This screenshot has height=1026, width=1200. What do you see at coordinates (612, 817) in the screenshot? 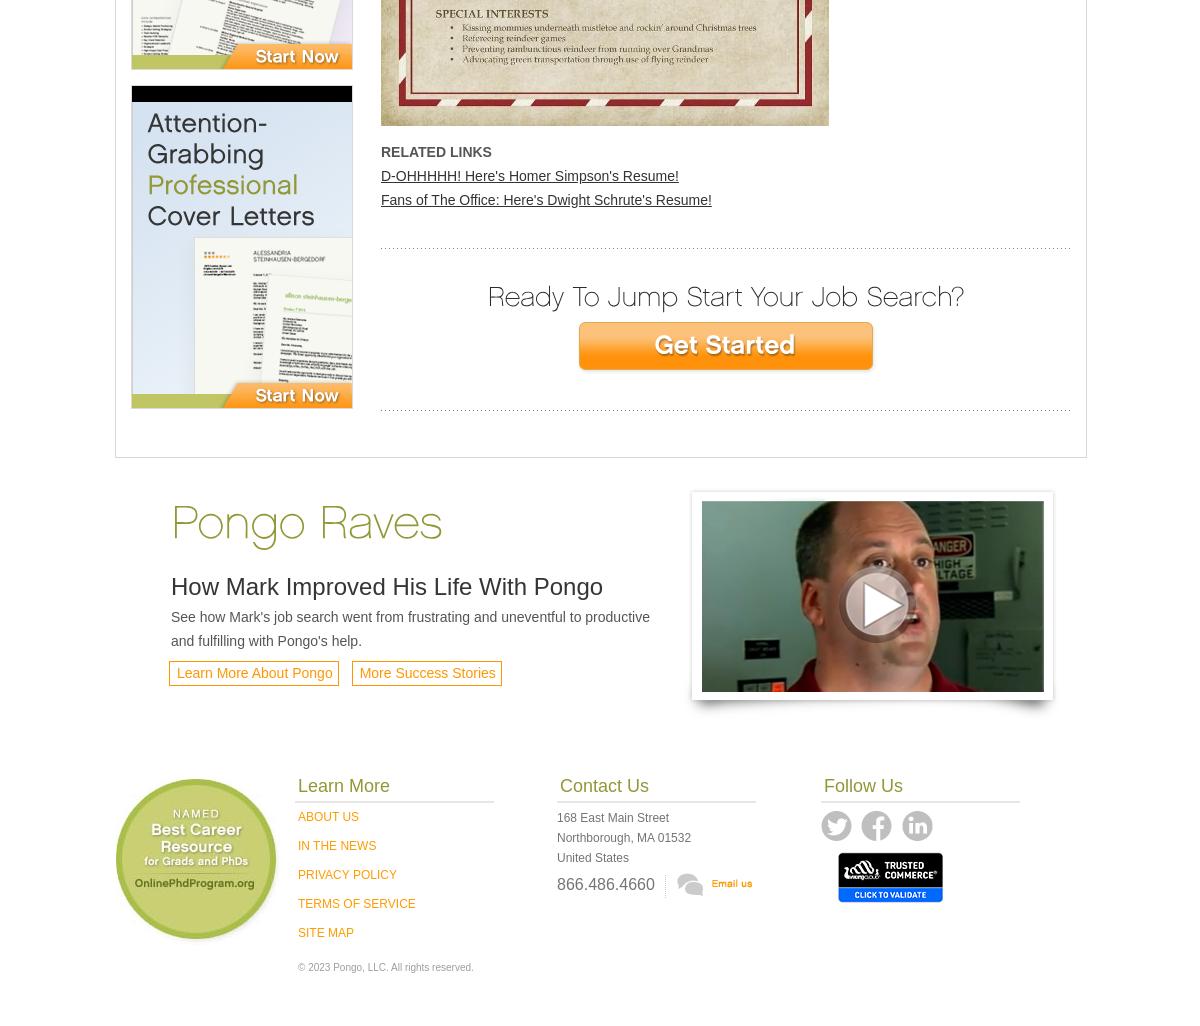
I see `'168 East Main Street'` at bounding box center [612, 817].